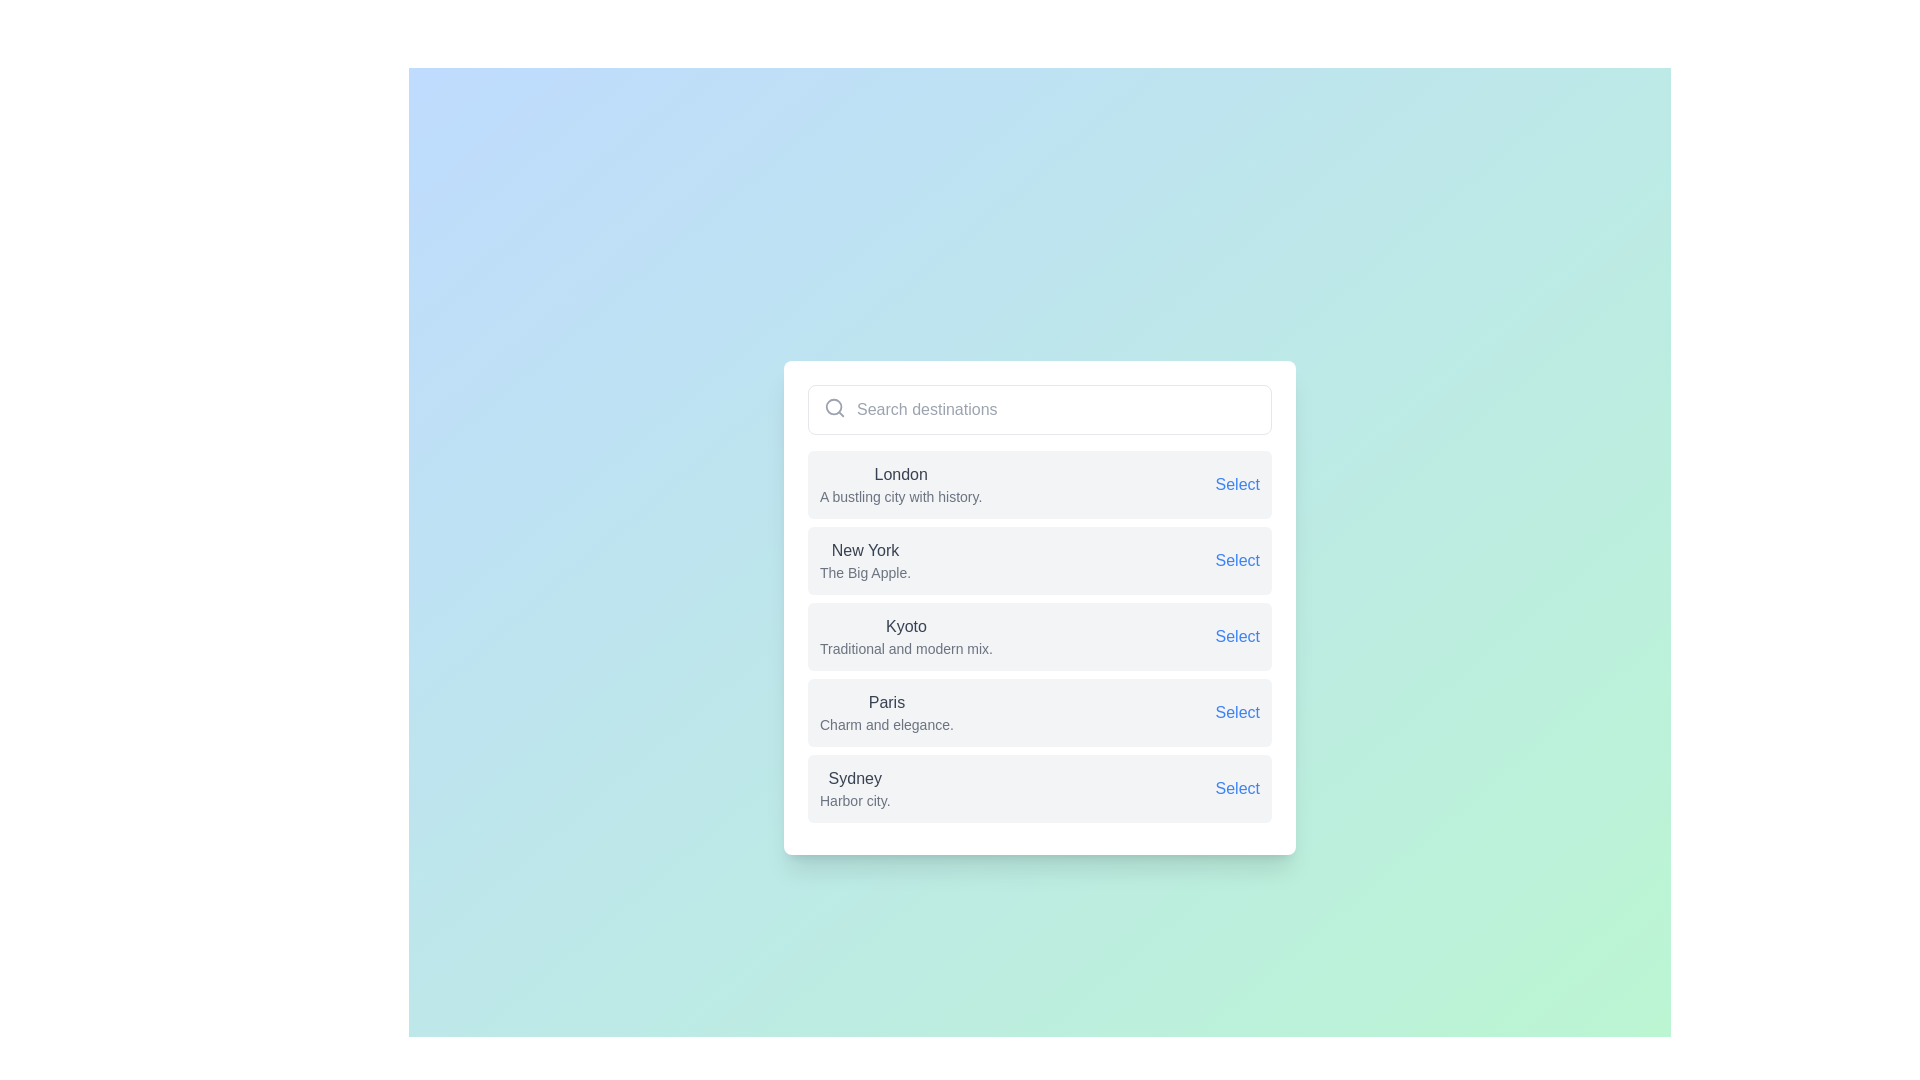 This screenshot has height=1080, width=1920. I want to click on the third selectable option in the list for the destination 'Kyoto', so click(1040, 636).